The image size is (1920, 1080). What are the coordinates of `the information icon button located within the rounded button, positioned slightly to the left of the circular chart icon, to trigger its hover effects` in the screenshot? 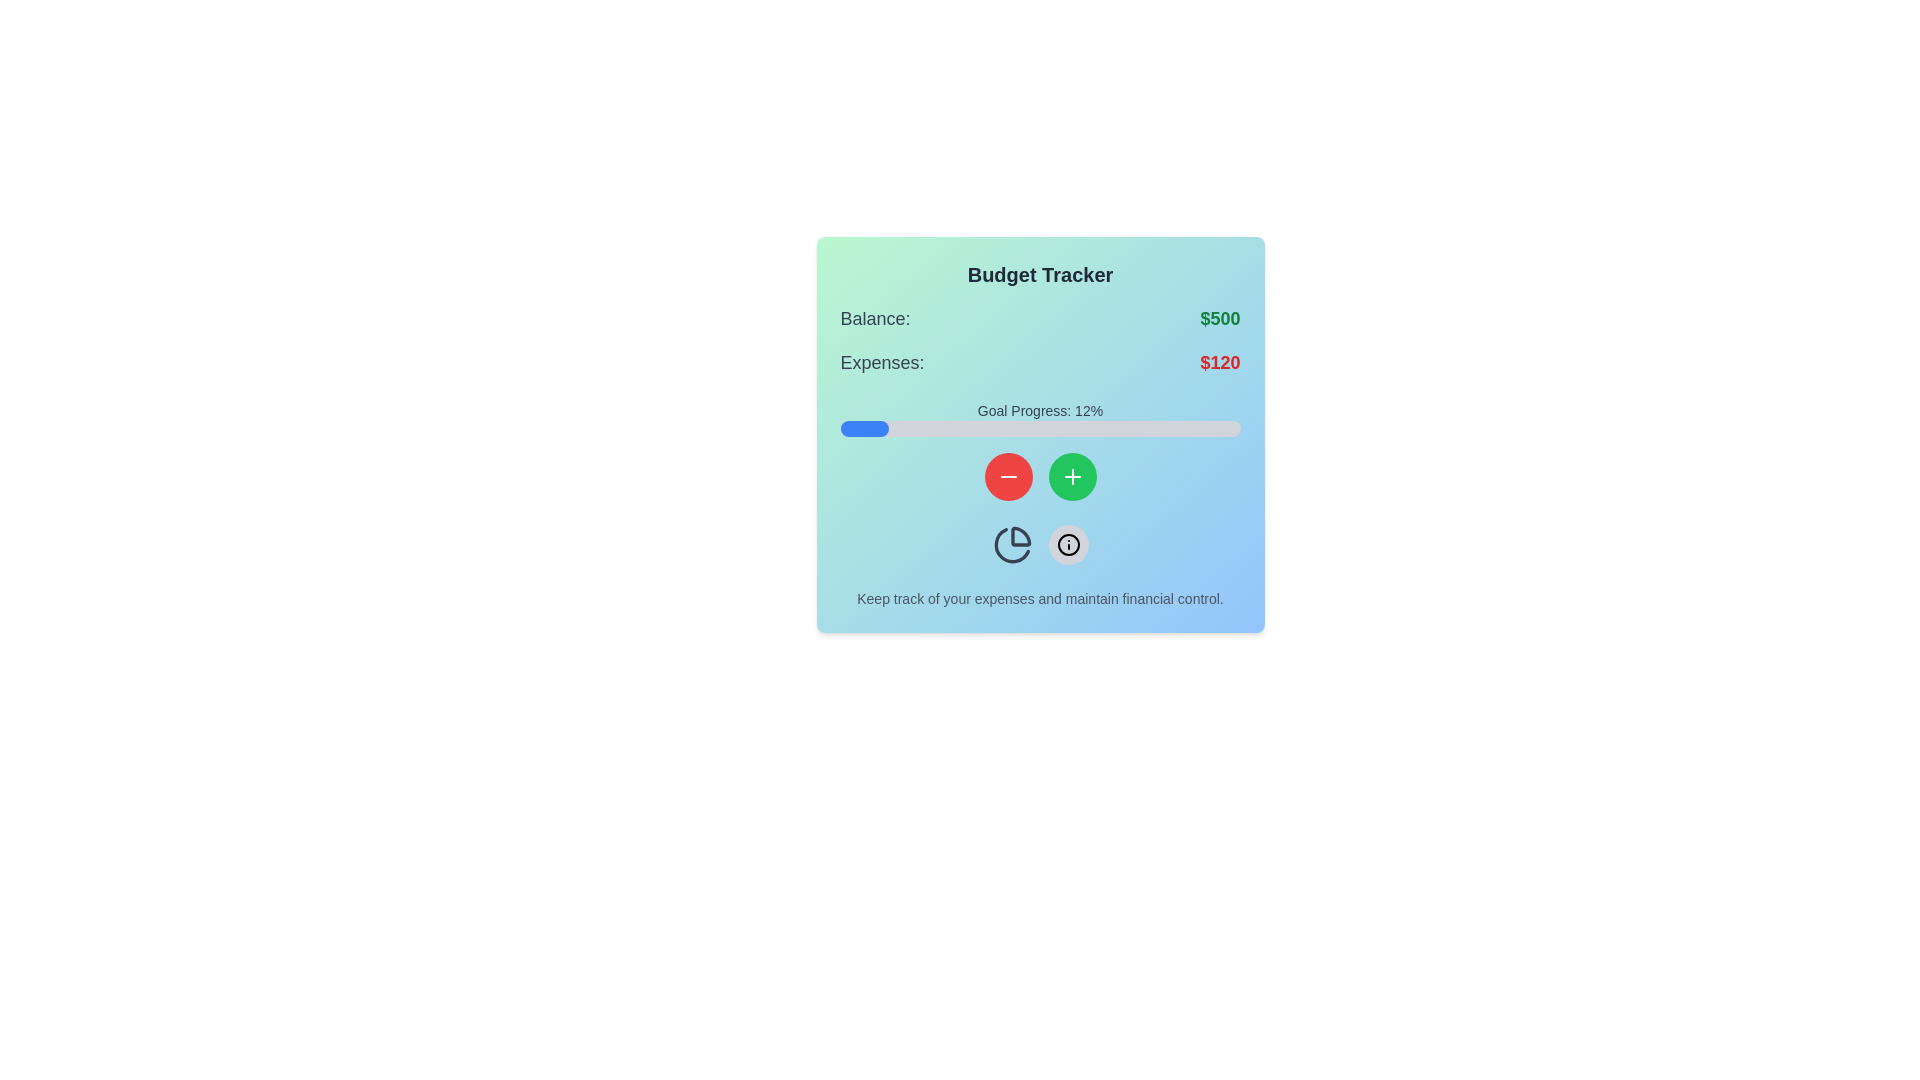 It's located at (1067, 544).